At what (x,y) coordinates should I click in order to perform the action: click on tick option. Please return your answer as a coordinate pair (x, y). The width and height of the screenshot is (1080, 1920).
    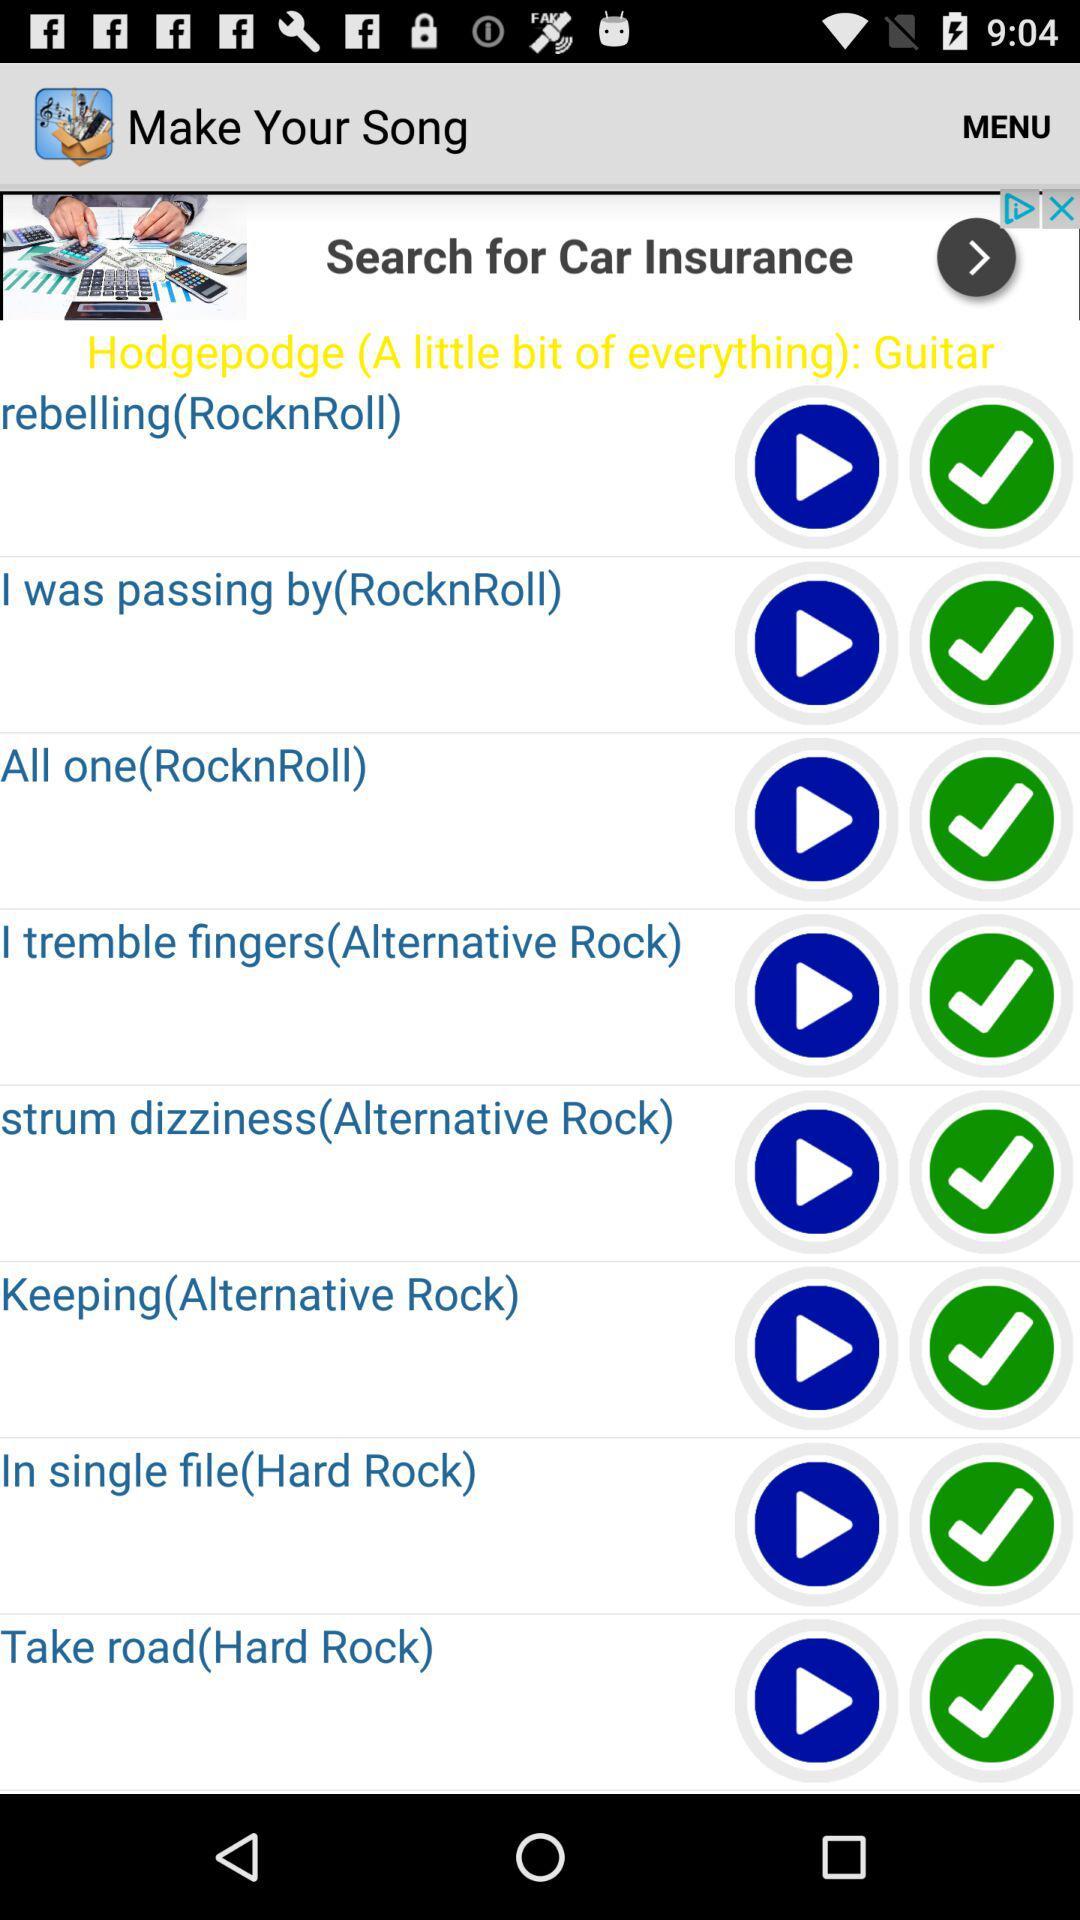
    Looking at the image, I should click on (992, 1524).